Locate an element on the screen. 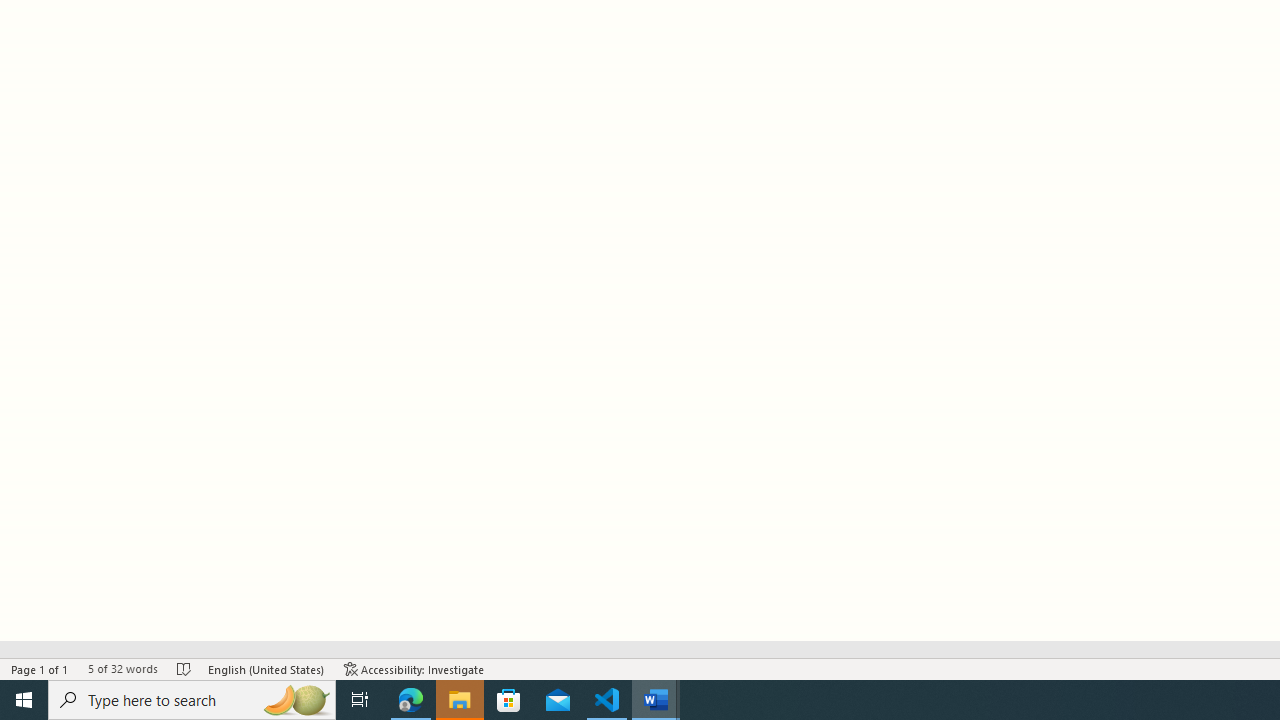 This screenshot has width=1280, height=720. 'Page Number Page 1 of 1' is located at coordinates (40, 669).